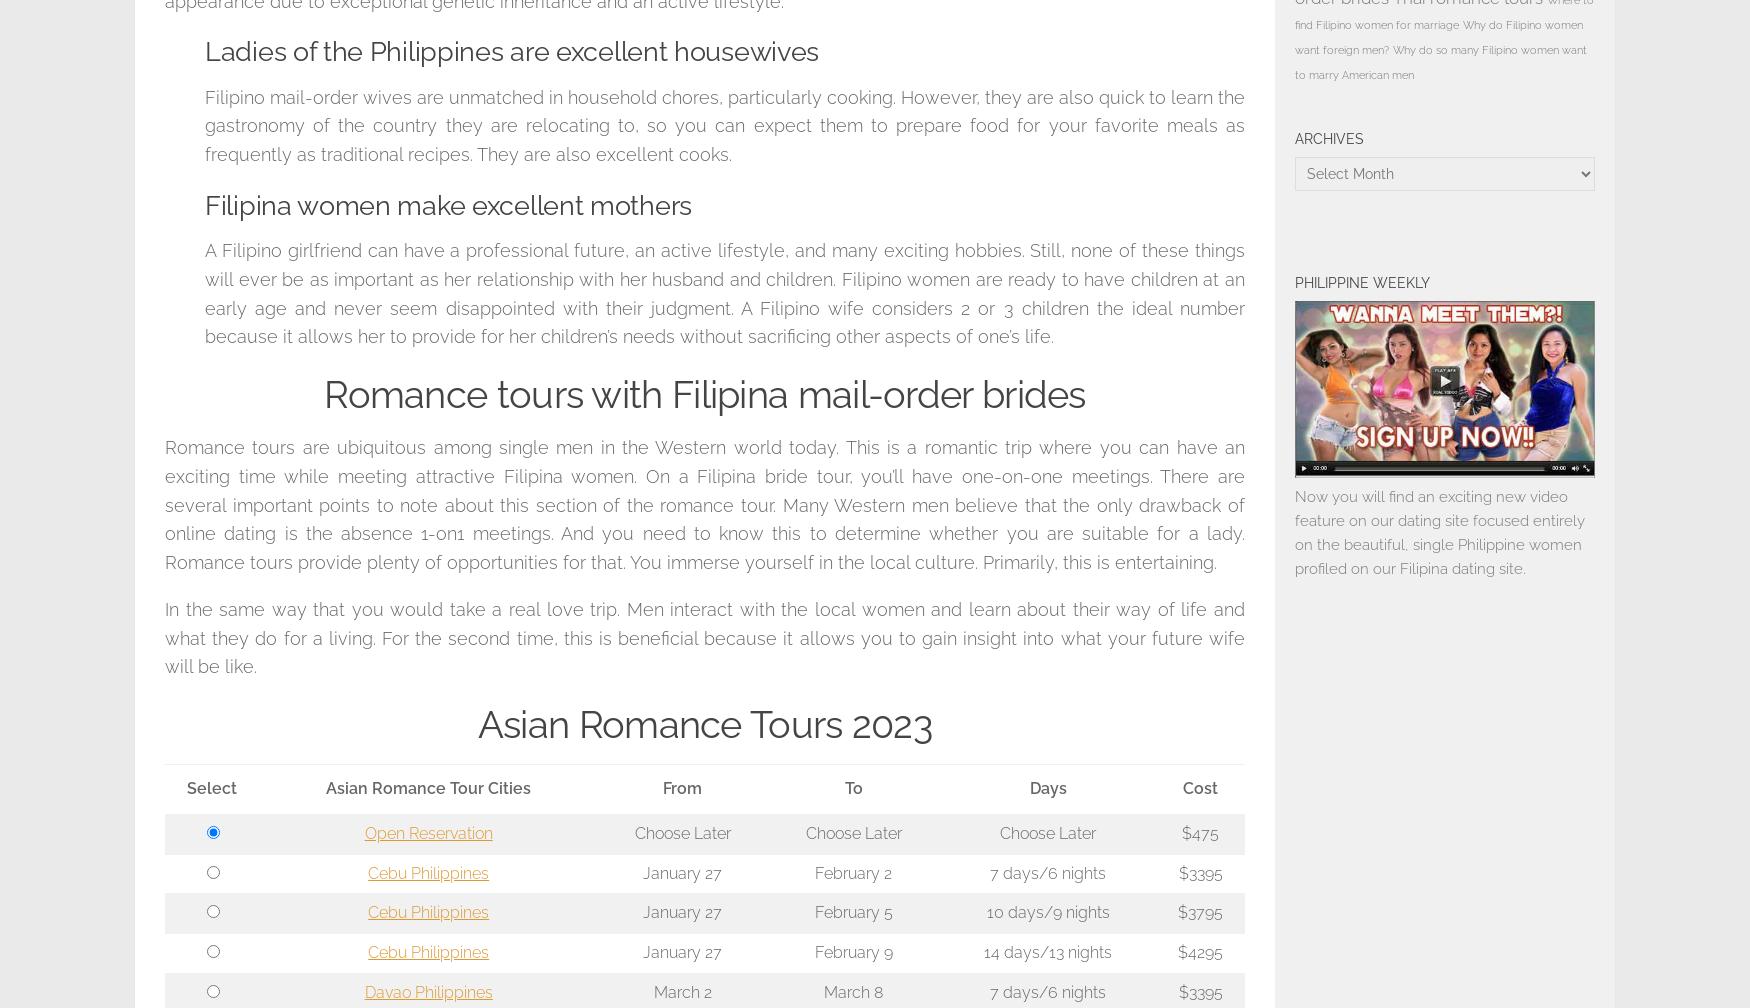  Describe the element at coordinates (1047, 952) in the screenshot. I see `'14 days/13 nights'` at that location.